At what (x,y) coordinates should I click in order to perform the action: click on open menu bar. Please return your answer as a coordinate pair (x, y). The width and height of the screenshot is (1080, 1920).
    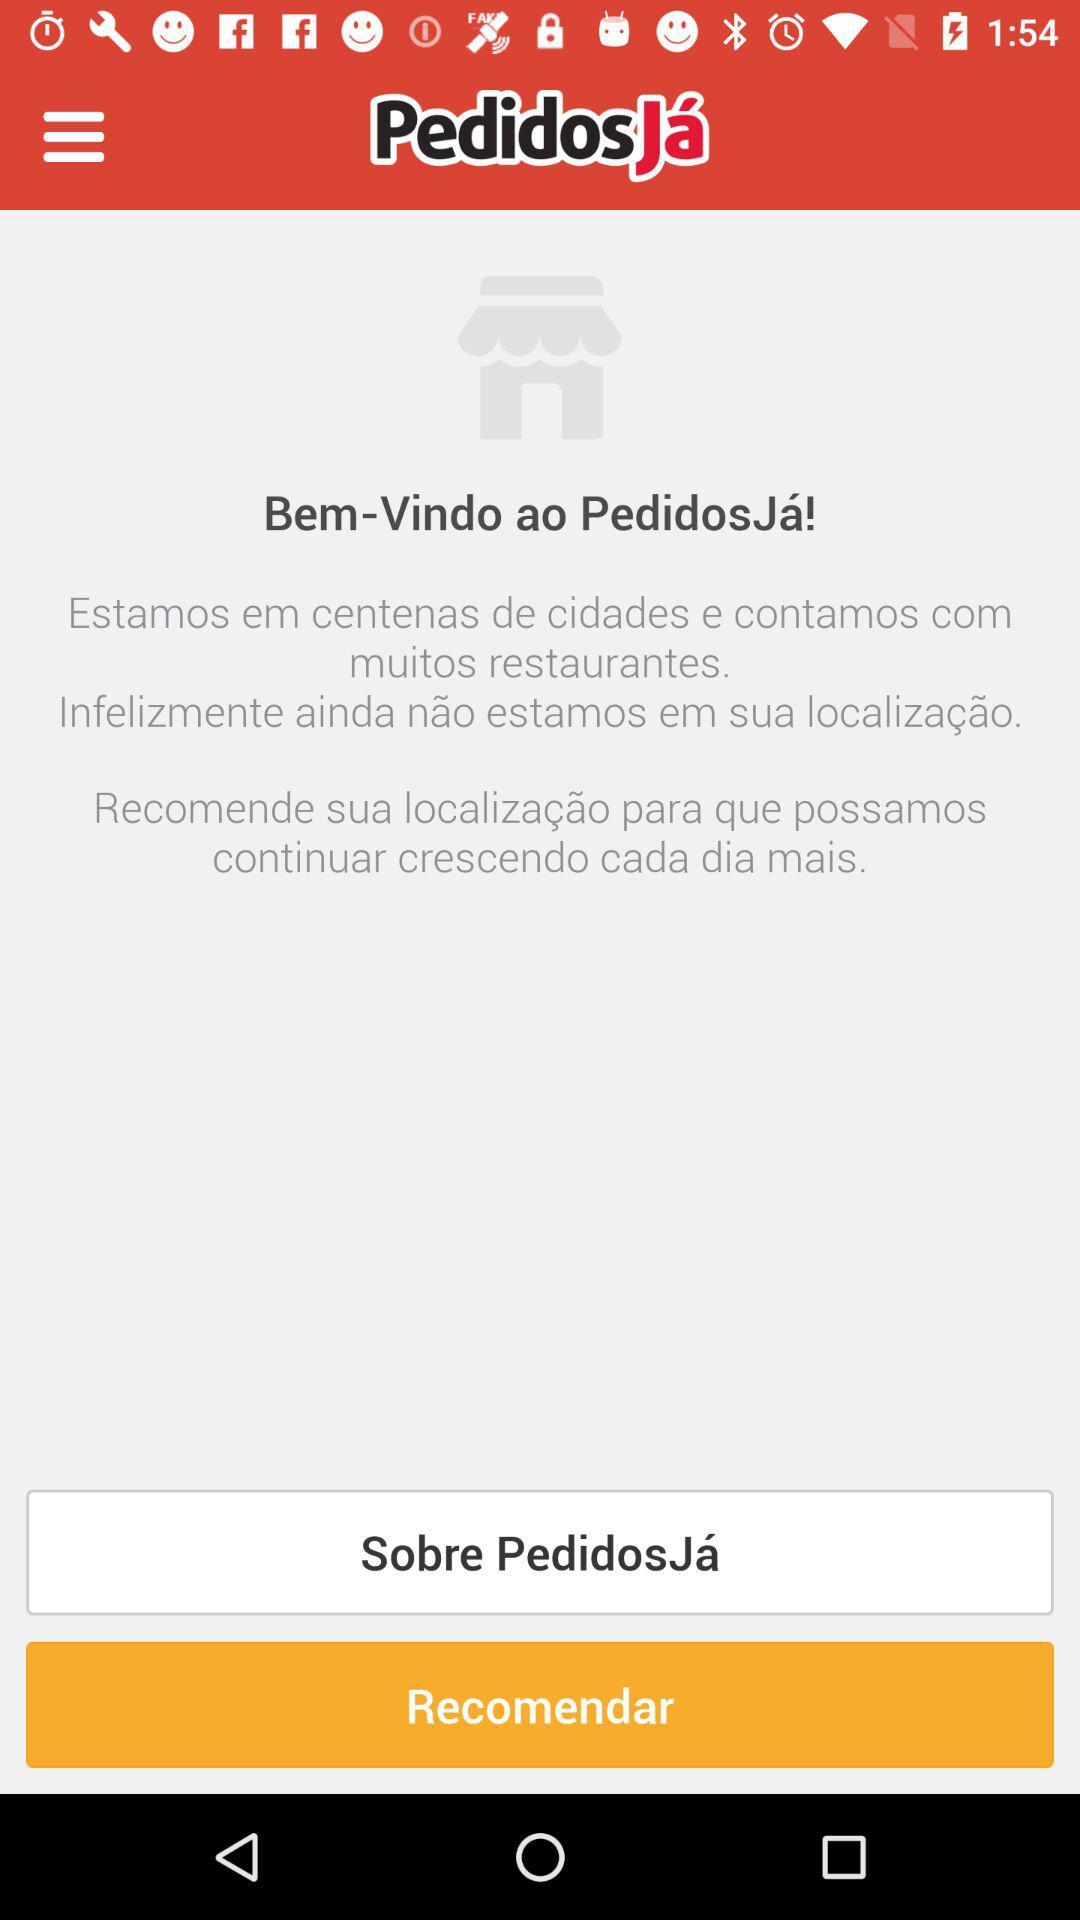
    Looking at the image, I should click on (72, 135).